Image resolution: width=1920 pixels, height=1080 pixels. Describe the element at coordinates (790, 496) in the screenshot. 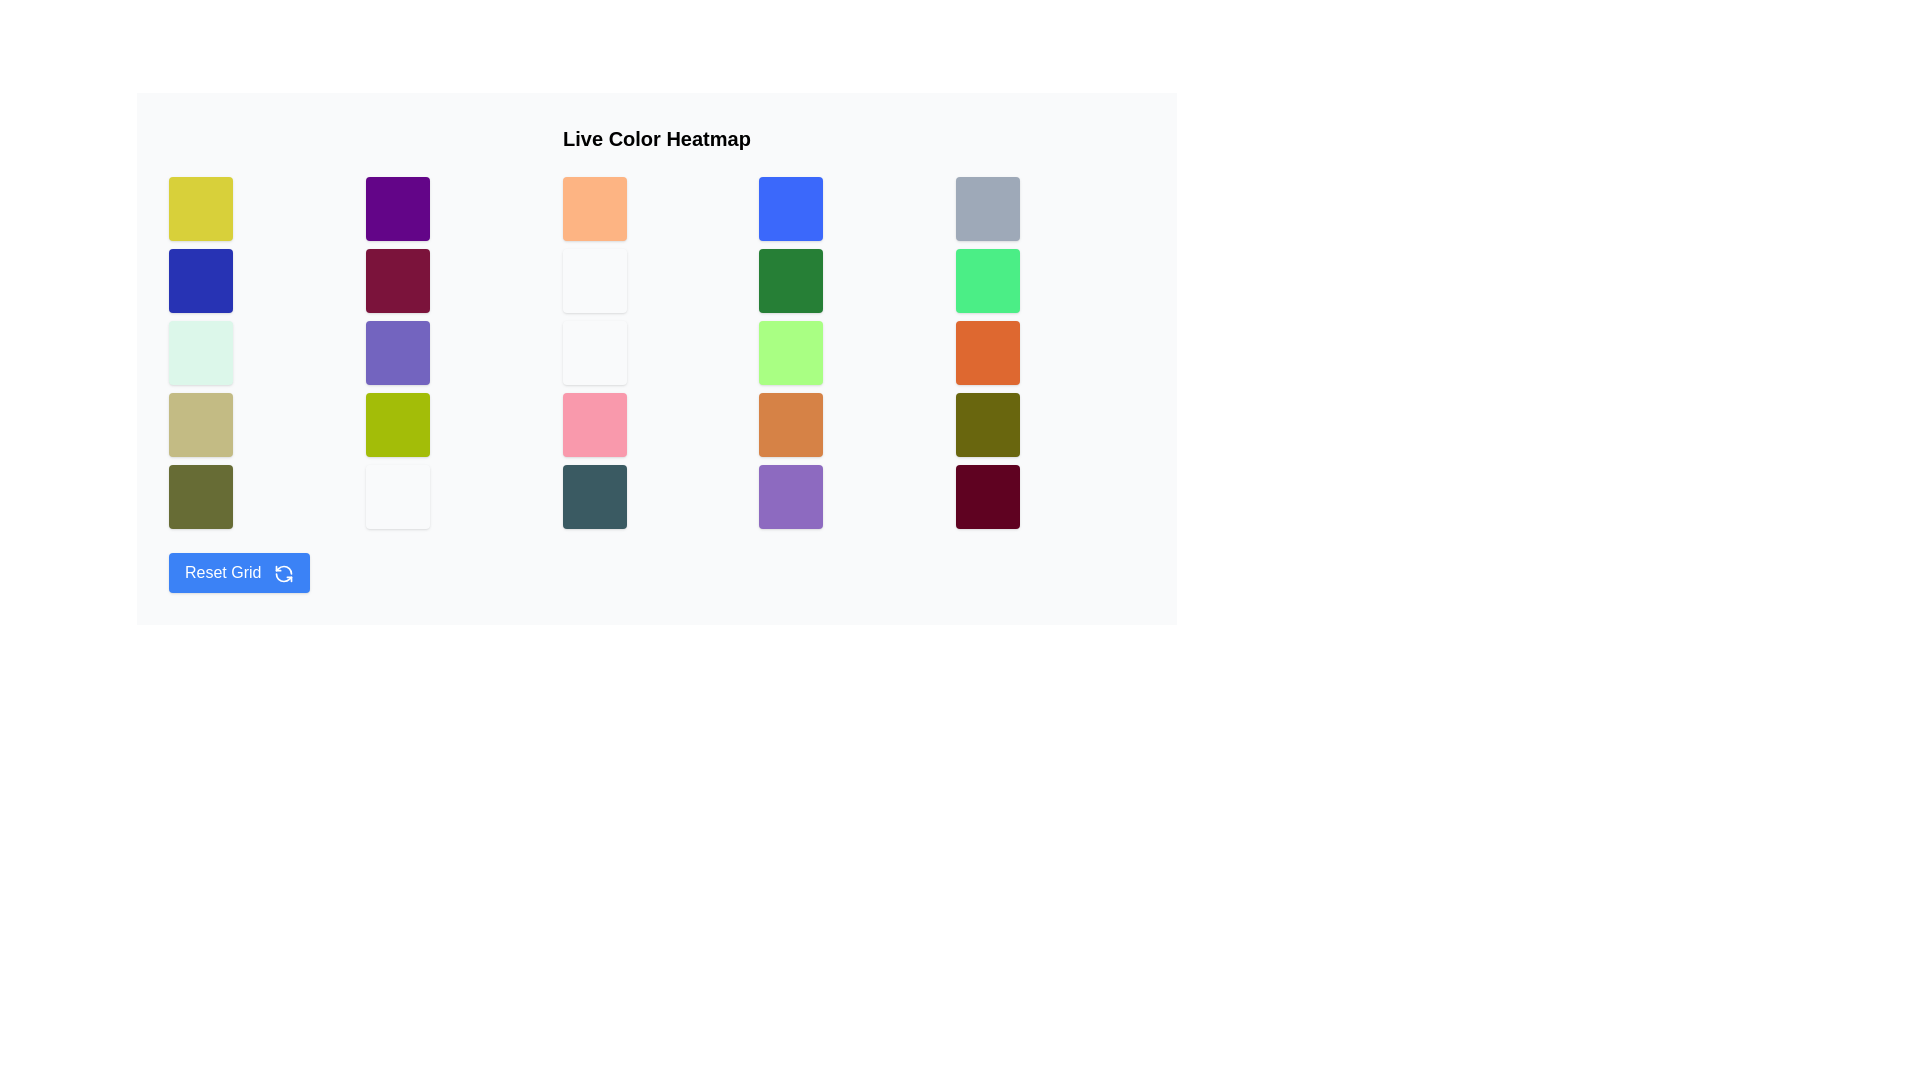

I see `the grid cell with a purple background located in the bottom row, second column from the right` at that location.